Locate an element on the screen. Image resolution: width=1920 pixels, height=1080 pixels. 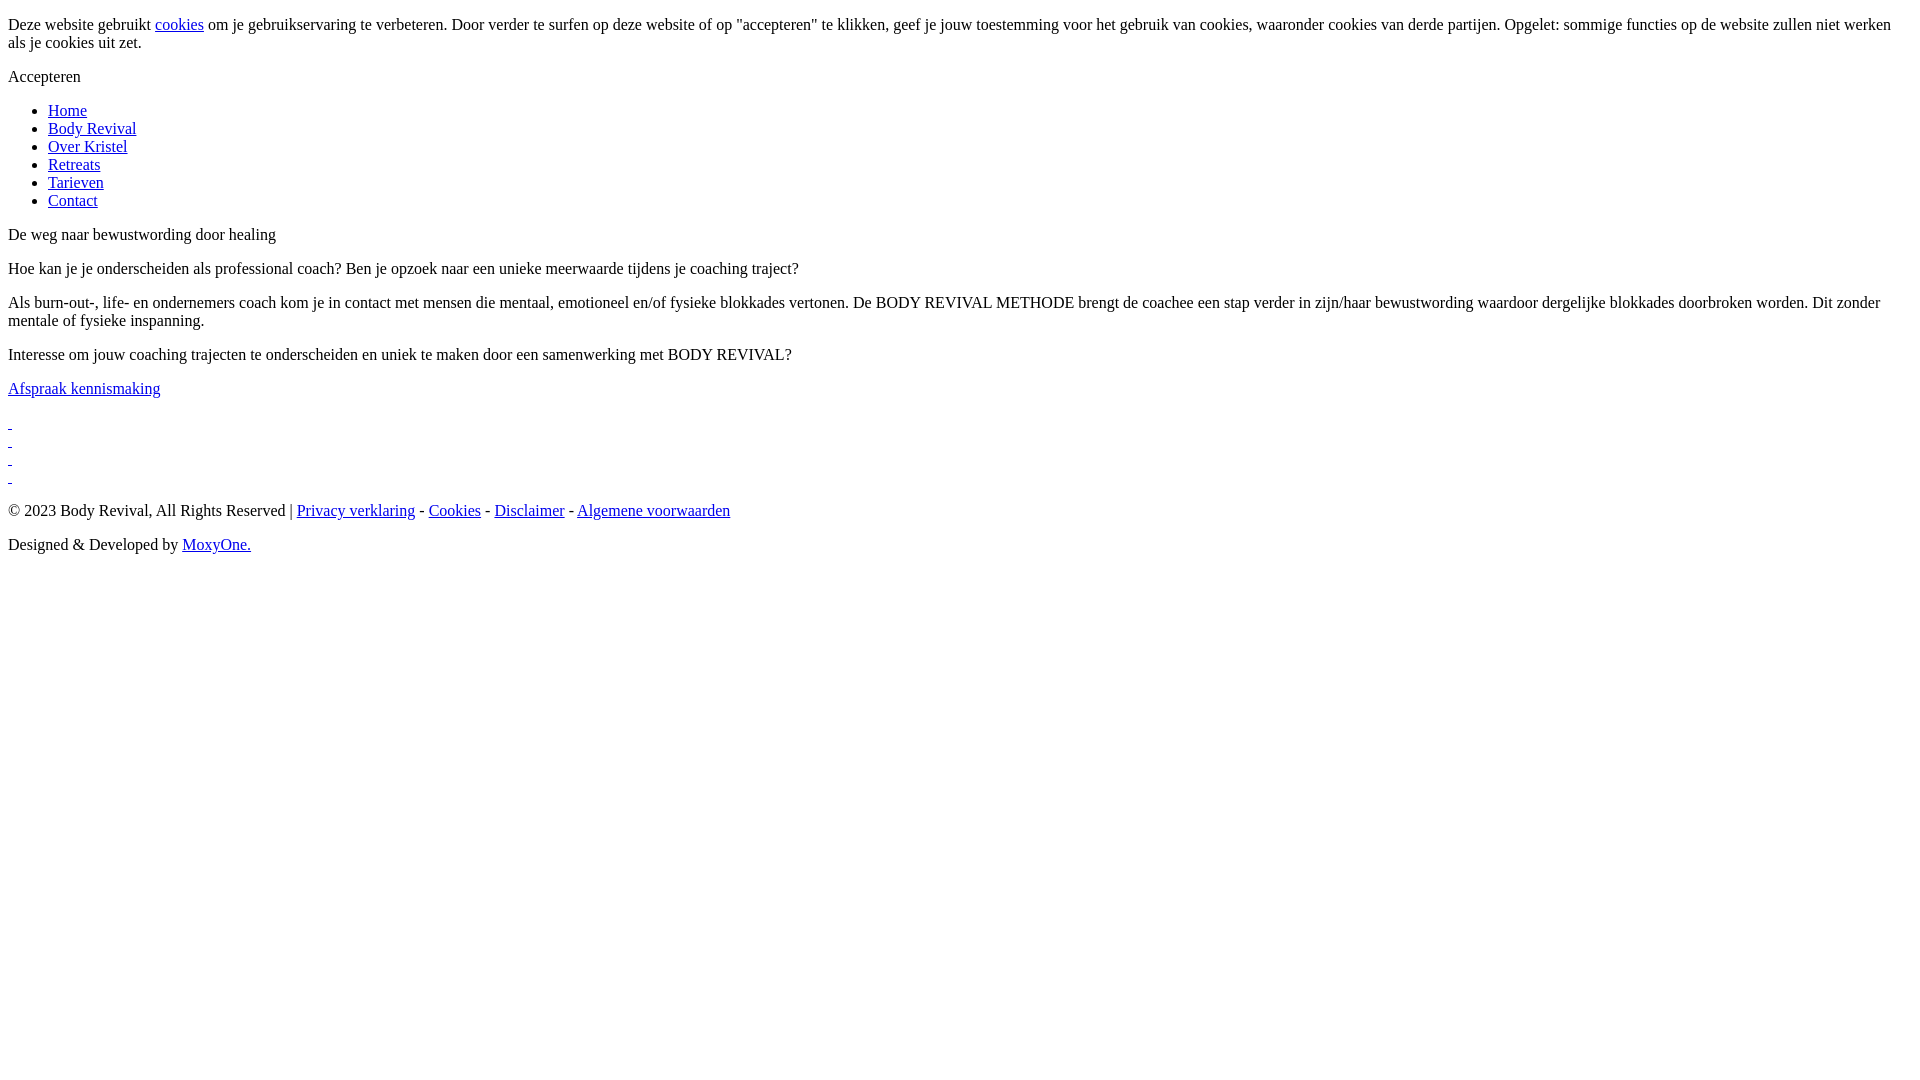
'Retreats' is located at coordinates (73, 163).